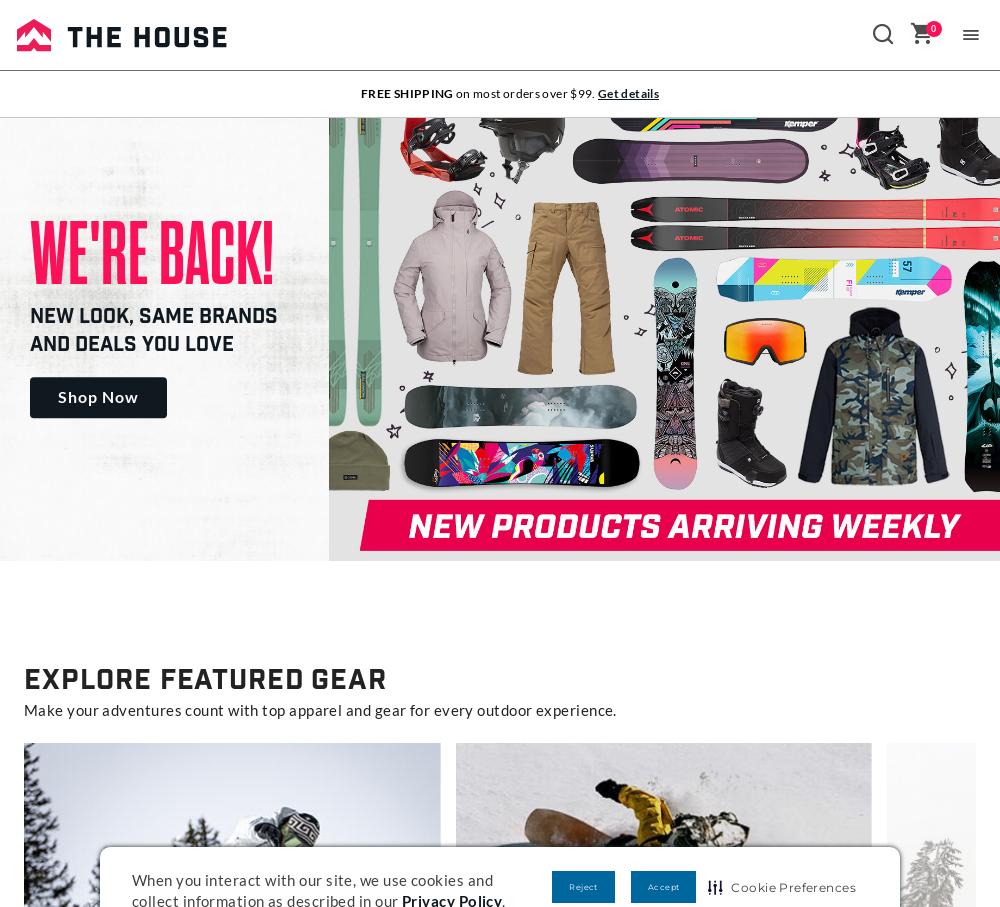  I want to click on 'Make your adventures count with top apparel and gear for every outdoor experience.', so click(24, 709).